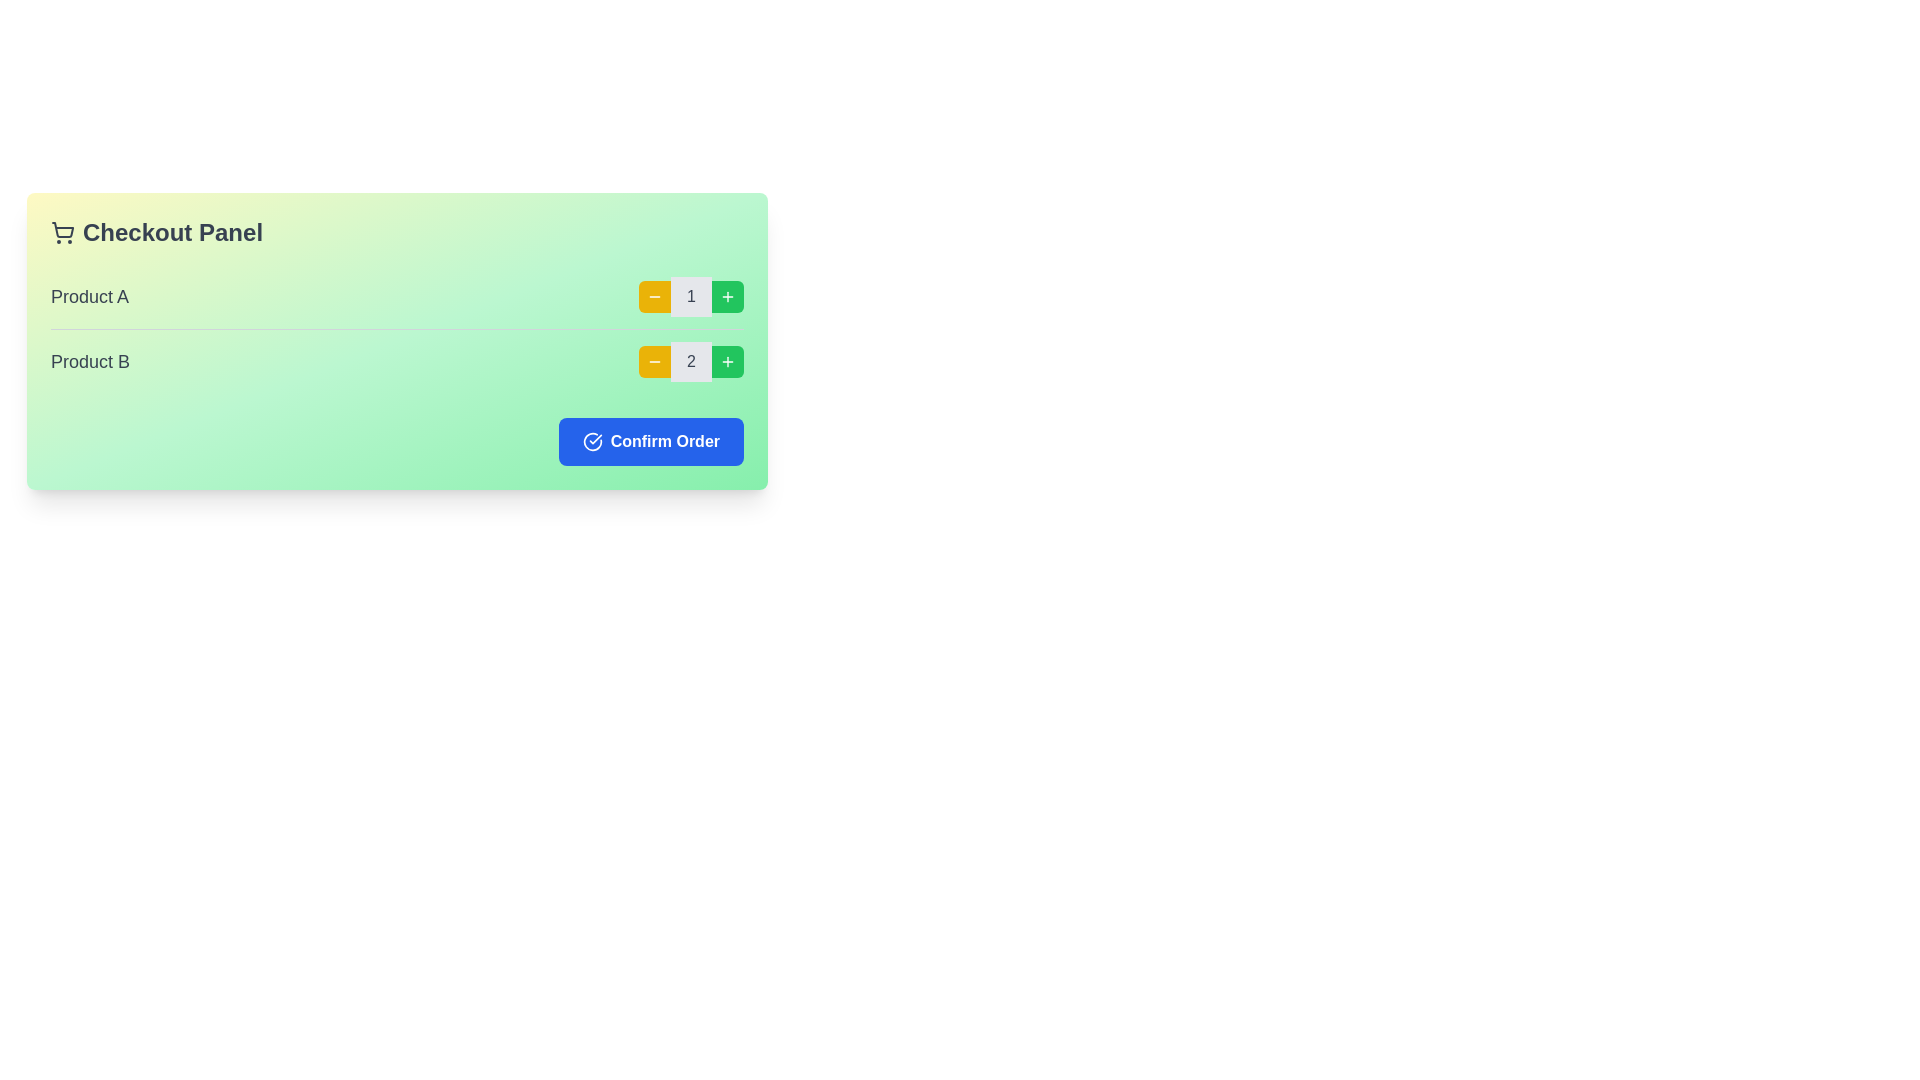 This screenshot has height=1080, width=1920. Describe the element at coordinates (89, 362) in the screenshot. I see `the text label identifying 'Product B' in the checkout interface, which serves to clarify the item associated with the row's controls and actions` at that location.